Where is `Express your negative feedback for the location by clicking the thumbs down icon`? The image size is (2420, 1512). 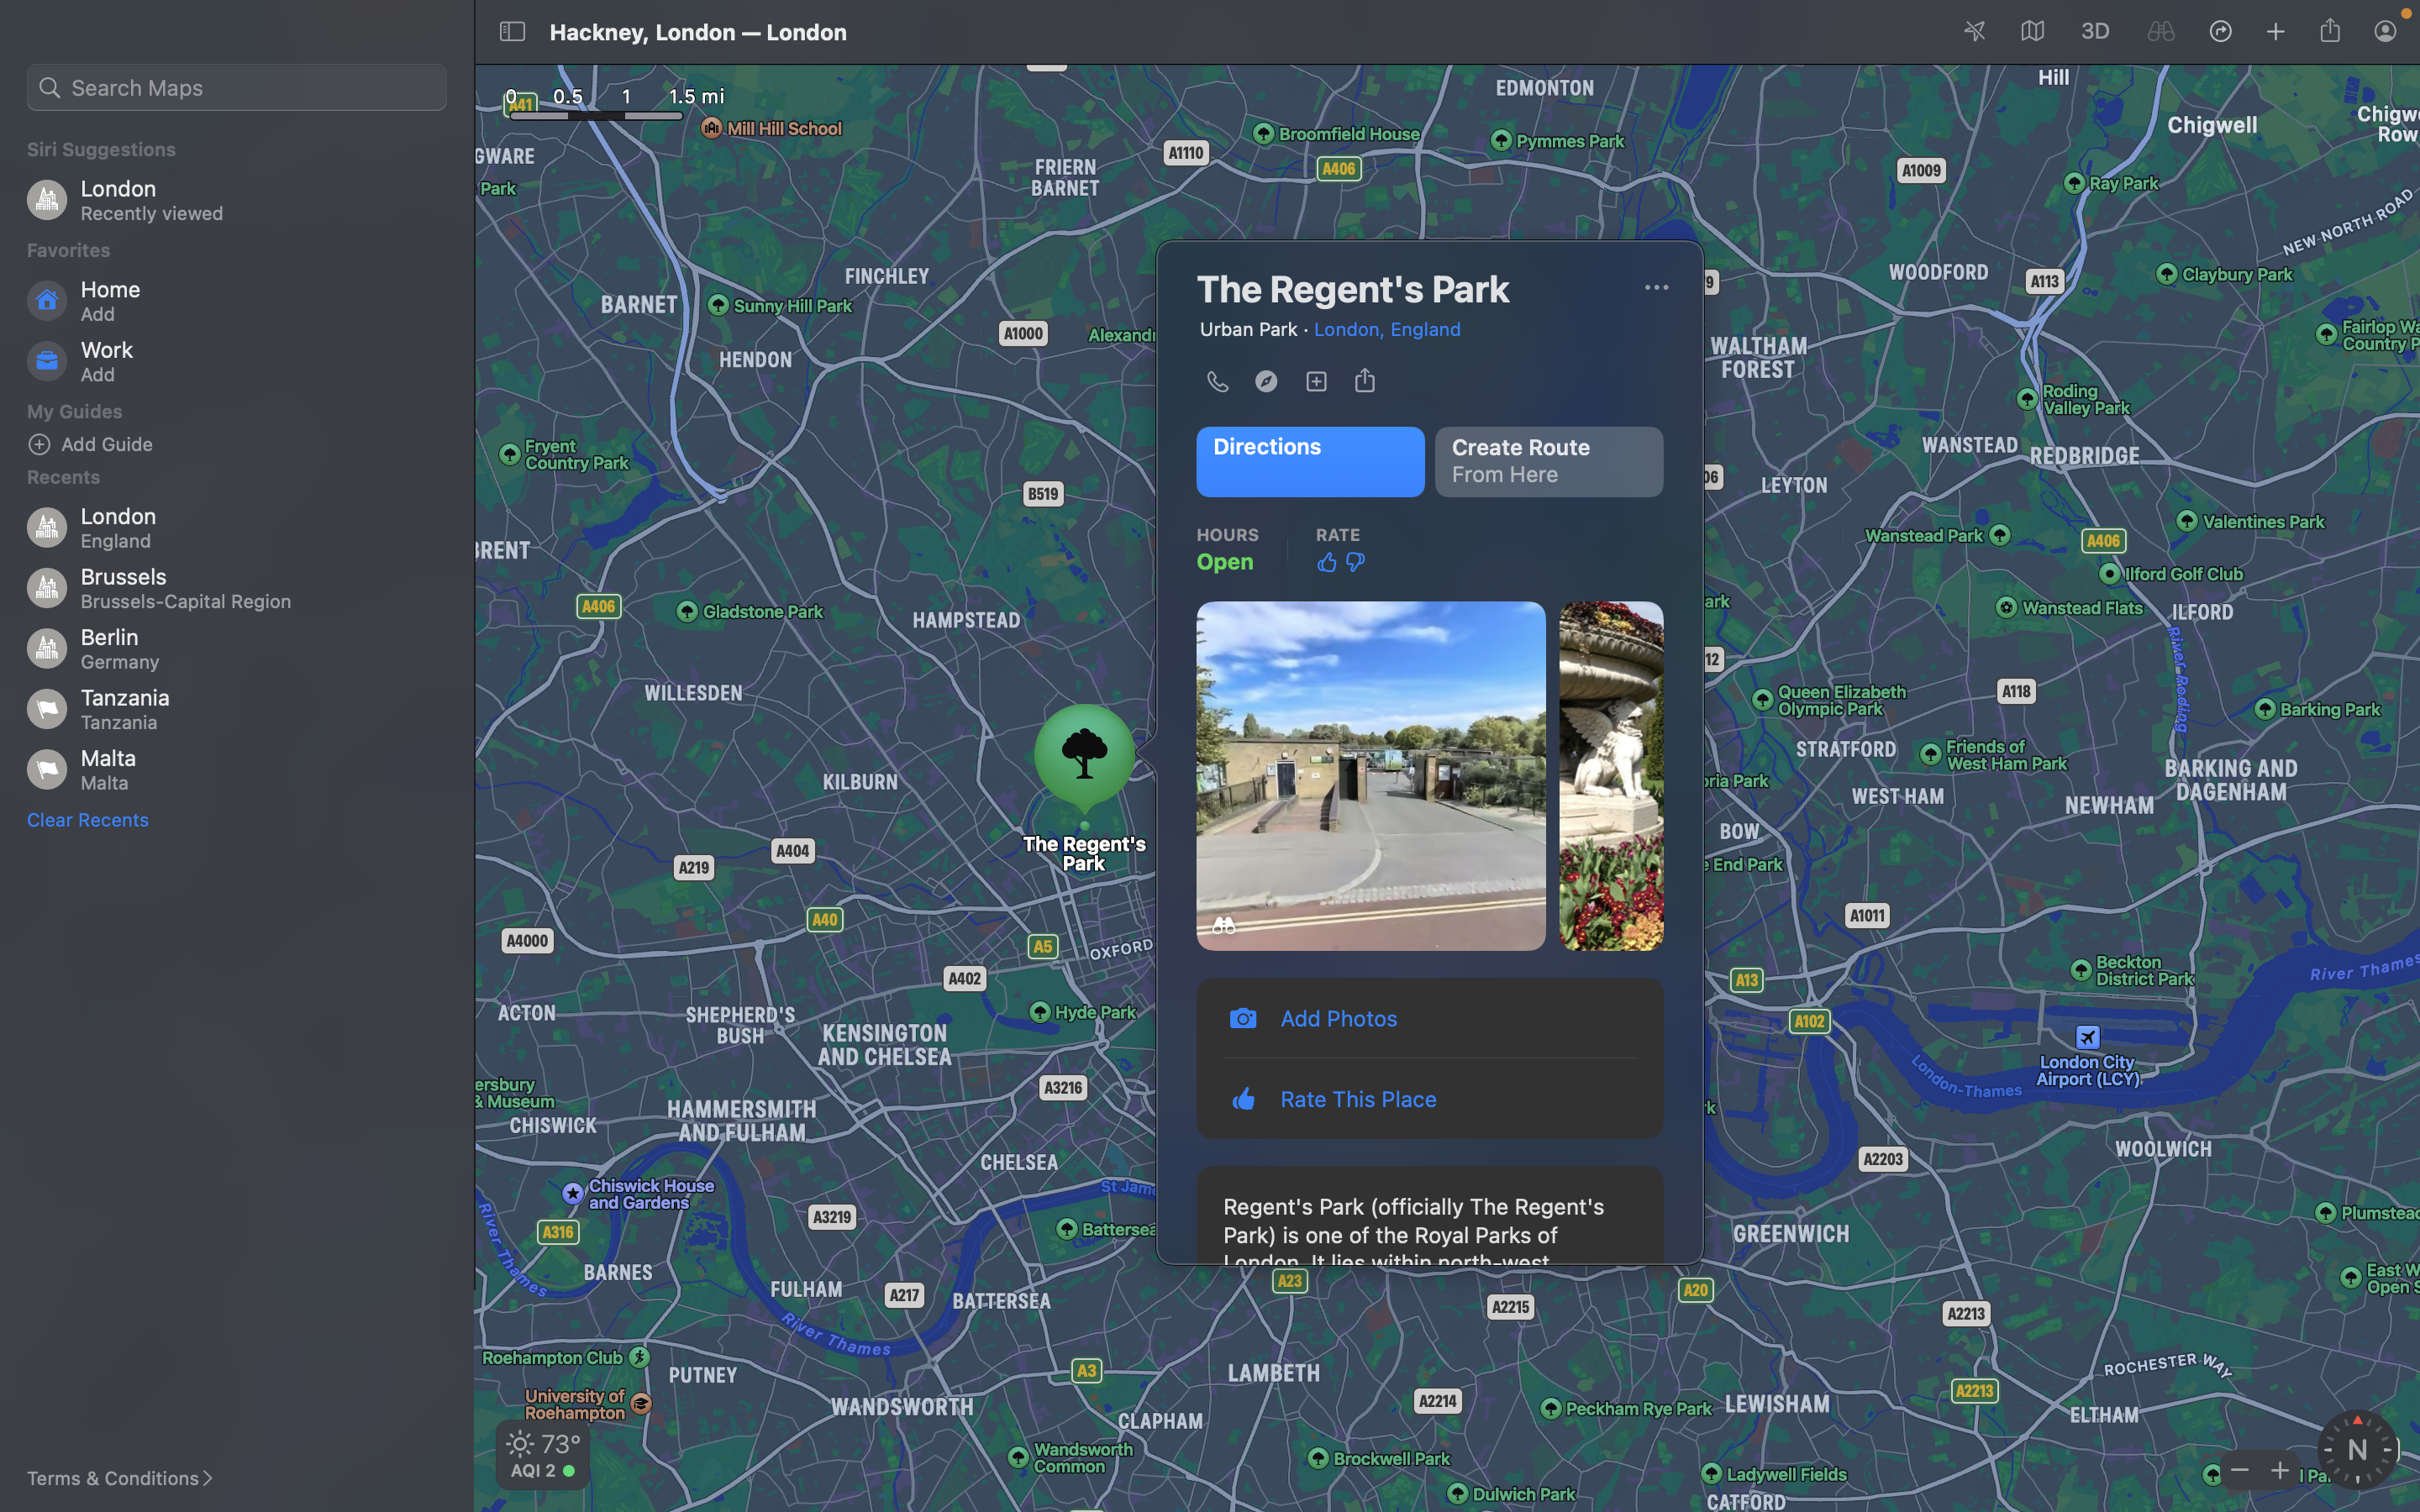
Express your negative feedback for the location by clicking the thumbs down icon is located at coordinates (1354, 563).